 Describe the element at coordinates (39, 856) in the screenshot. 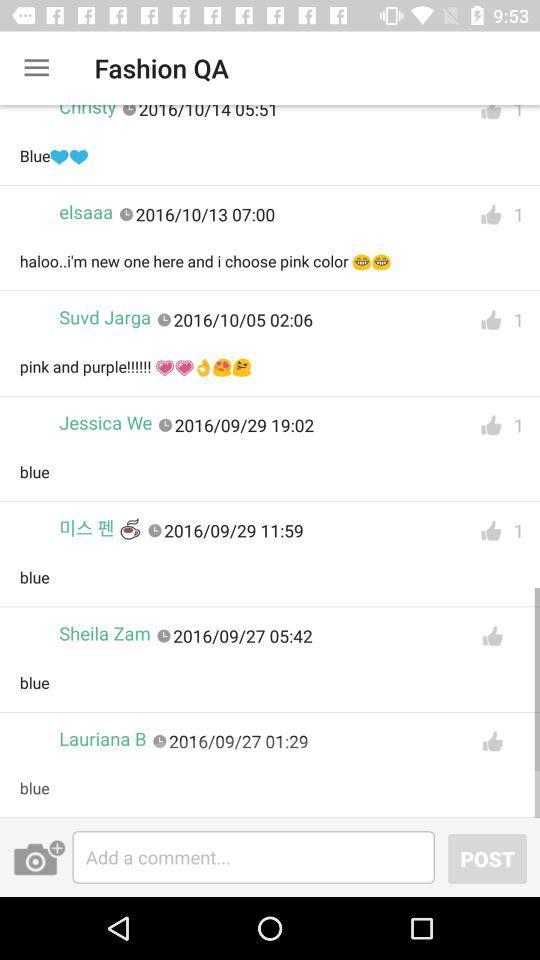

I see `the photo icon` at that location.